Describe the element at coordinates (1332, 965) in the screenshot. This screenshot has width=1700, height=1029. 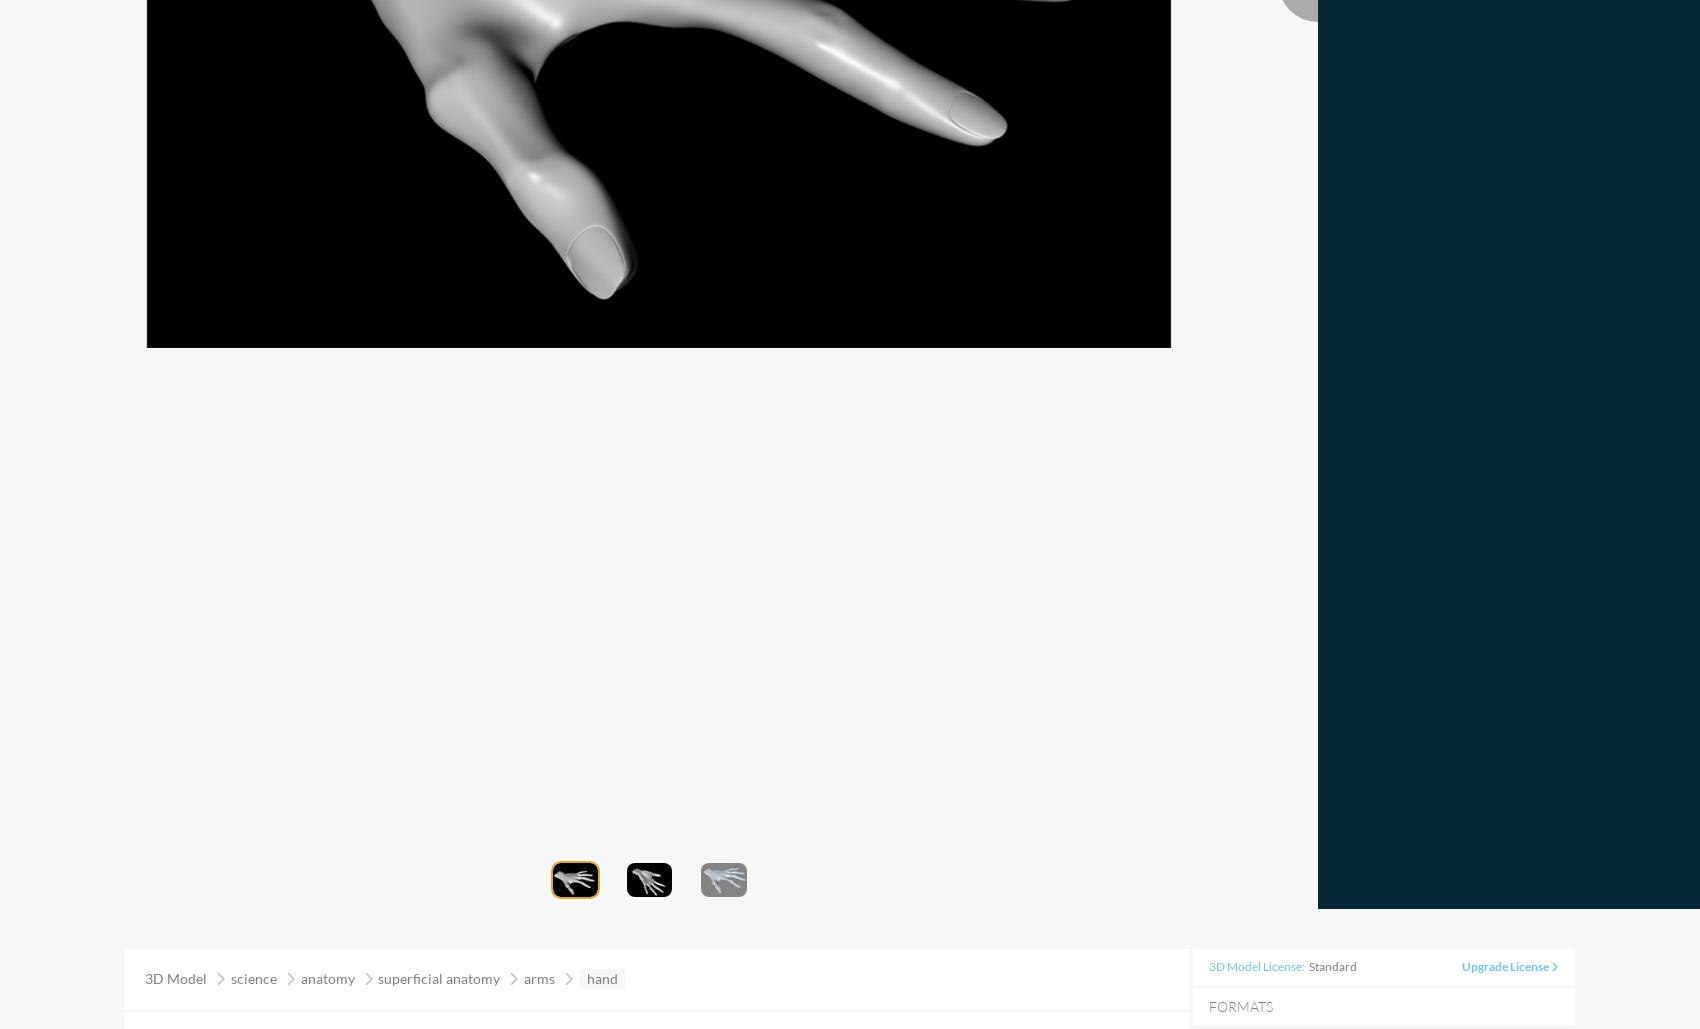
I see `'Standard'` at that location.